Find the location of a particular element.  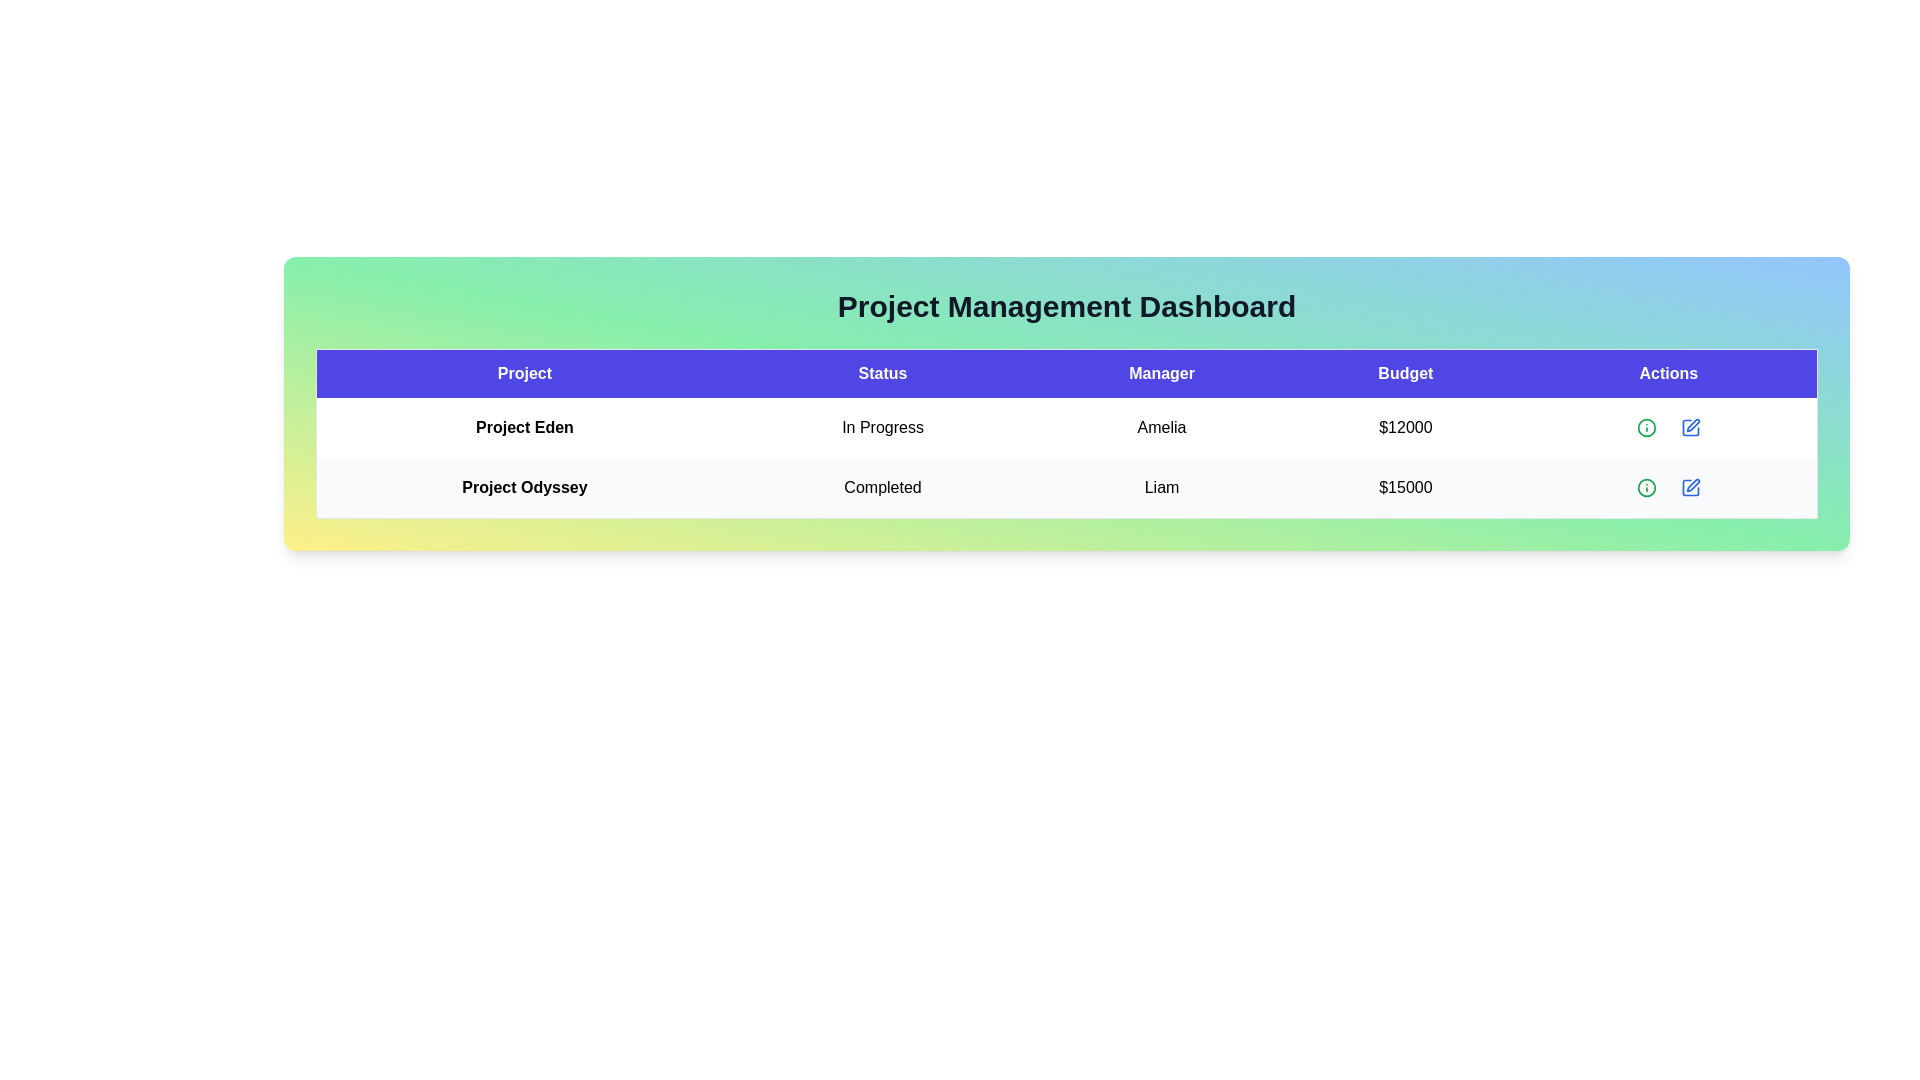

the information icon located in the 'Actions' column of the second row in the table, adjacent to the pencil icon is located at coordinates (1646, 488).